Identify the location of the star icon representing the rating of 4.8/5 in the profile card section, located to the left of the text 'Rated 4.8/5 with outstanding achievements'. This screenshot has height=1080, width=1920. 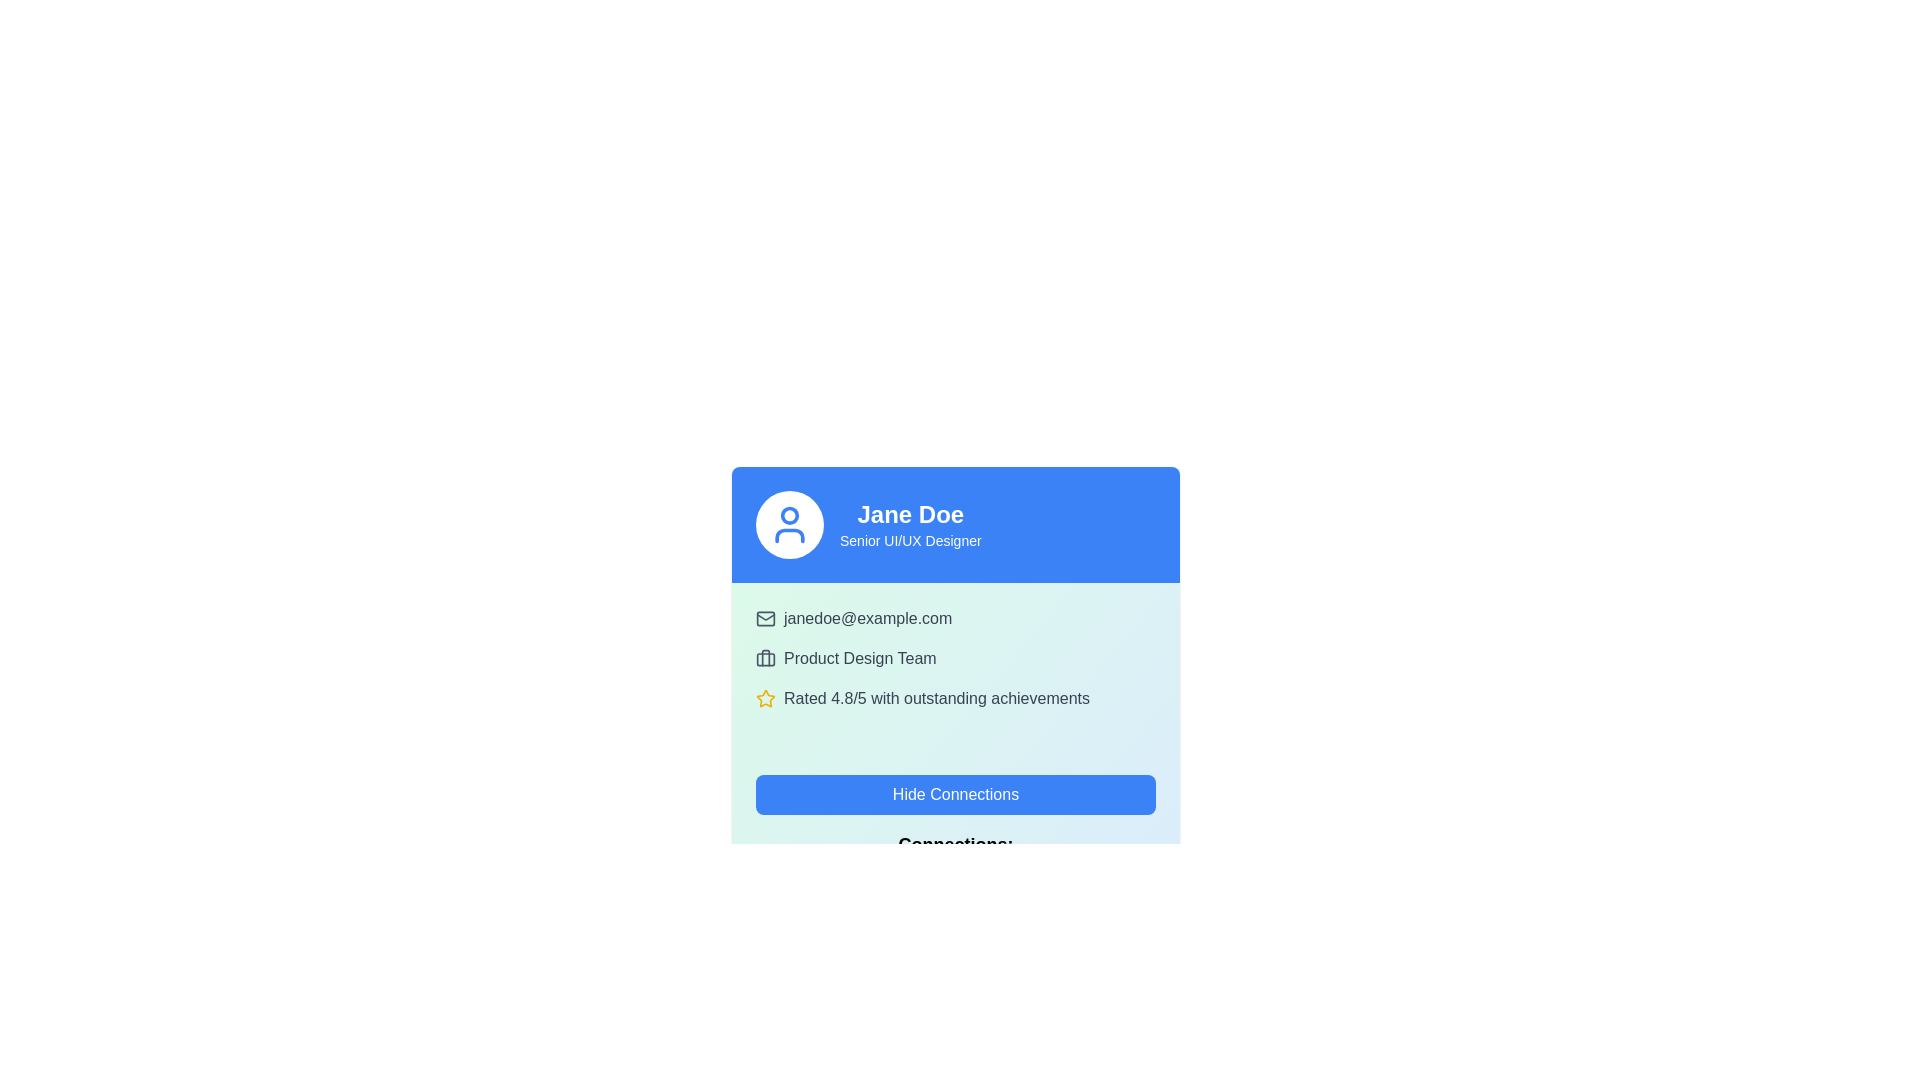
(765, 697).